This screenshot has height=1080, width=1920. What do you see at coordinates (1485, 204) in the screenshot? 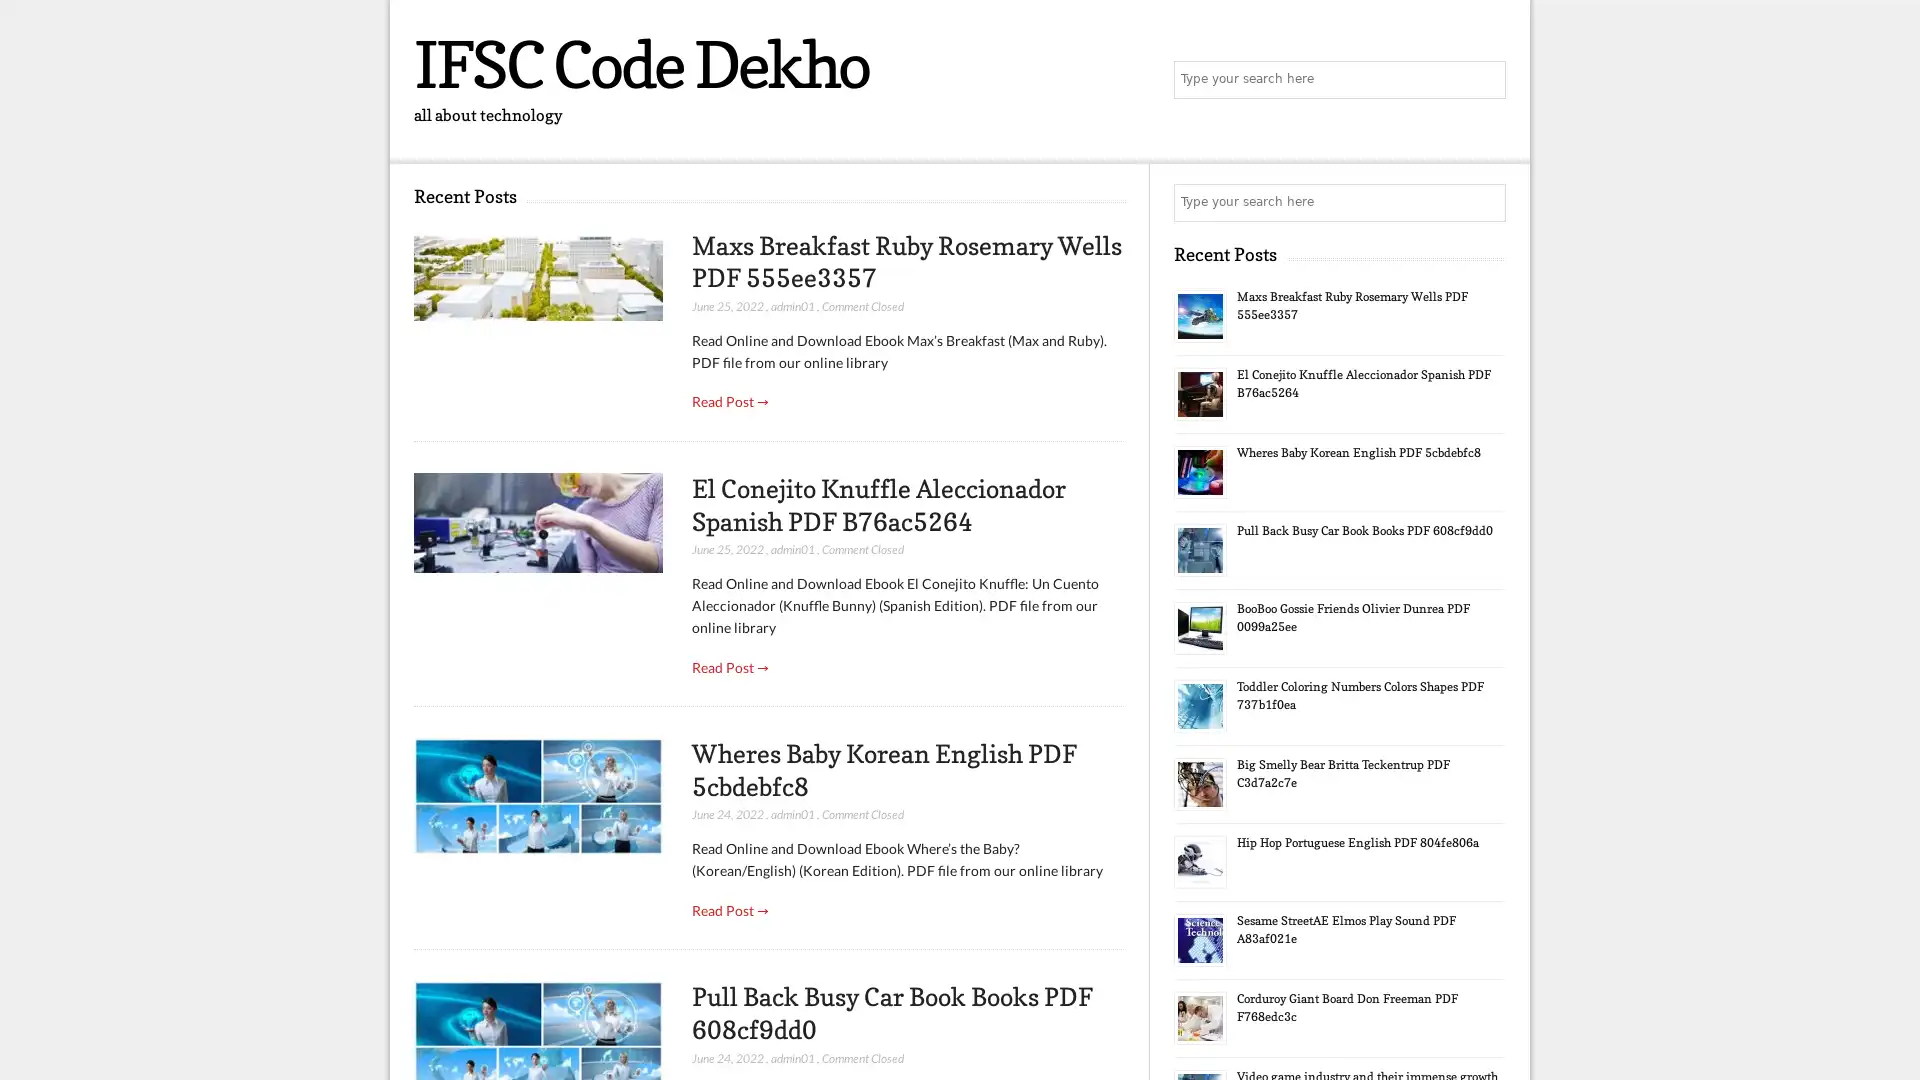
I see `Search` at bounding box center [1485, 204].